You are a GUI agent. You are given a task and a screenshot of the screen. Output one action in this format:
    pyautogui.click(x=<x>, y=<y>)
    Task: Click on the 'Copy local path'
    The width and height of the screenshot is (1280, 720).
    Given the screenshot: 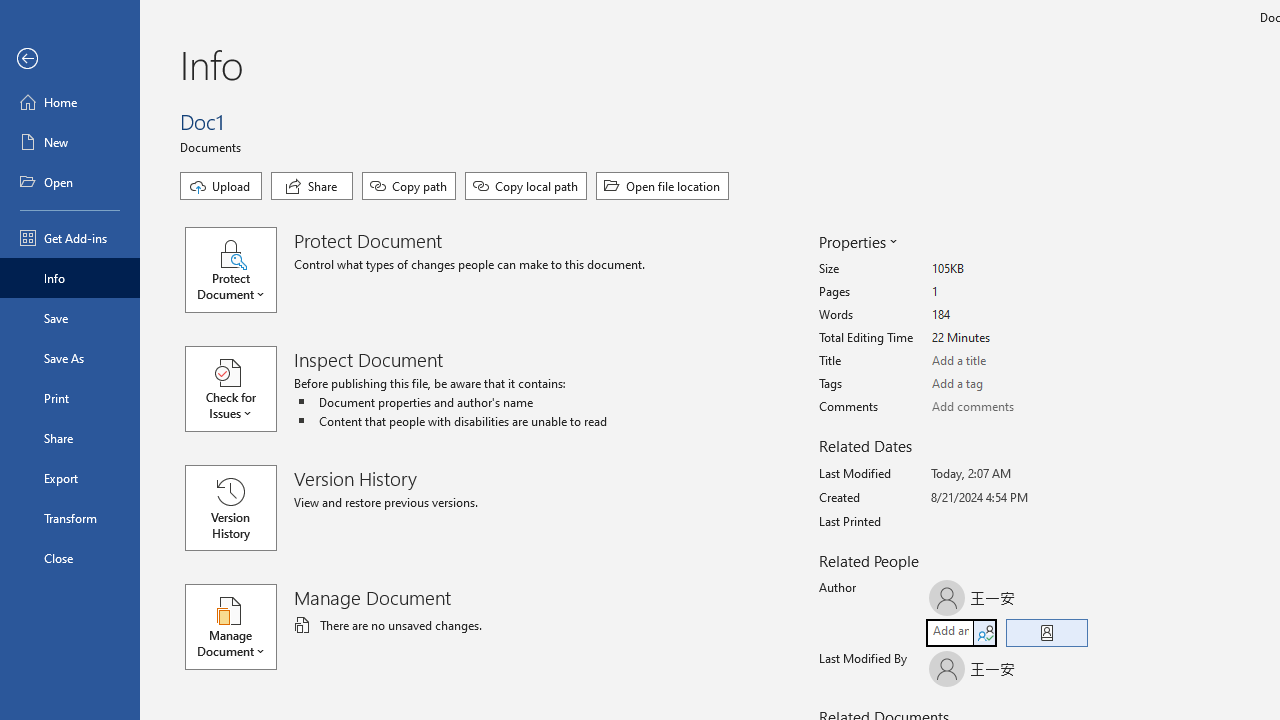 What is the action you would take?
    pyautogui.click(x=526, y=186)
    